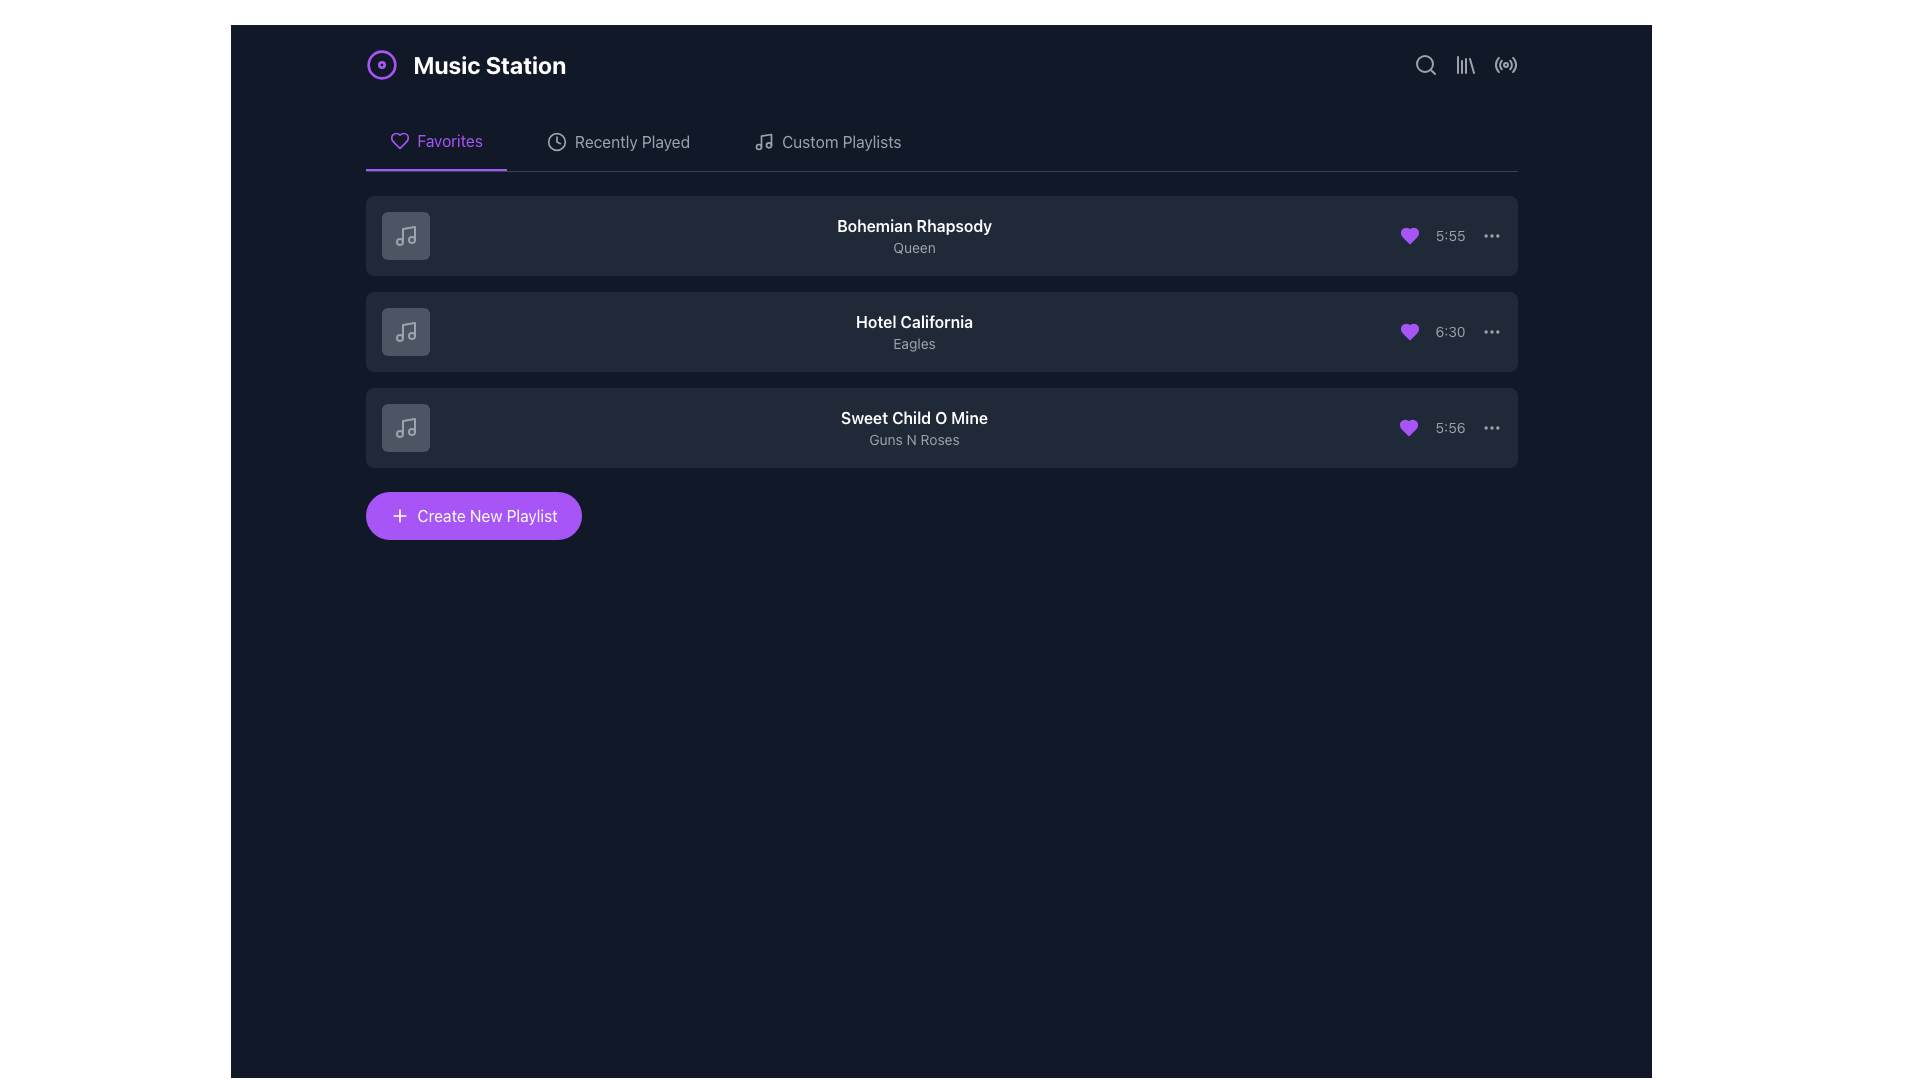 The height and width of the screenshot is (1080, 1920). Describe the element at coordinates (407, 233) in the screenshot. I see `the musical note icon located at the top-left corner of the first playlist item under the 'Favorites' tab, which is styled with a minimalistic and outlined design within a gray square icon` at that location.